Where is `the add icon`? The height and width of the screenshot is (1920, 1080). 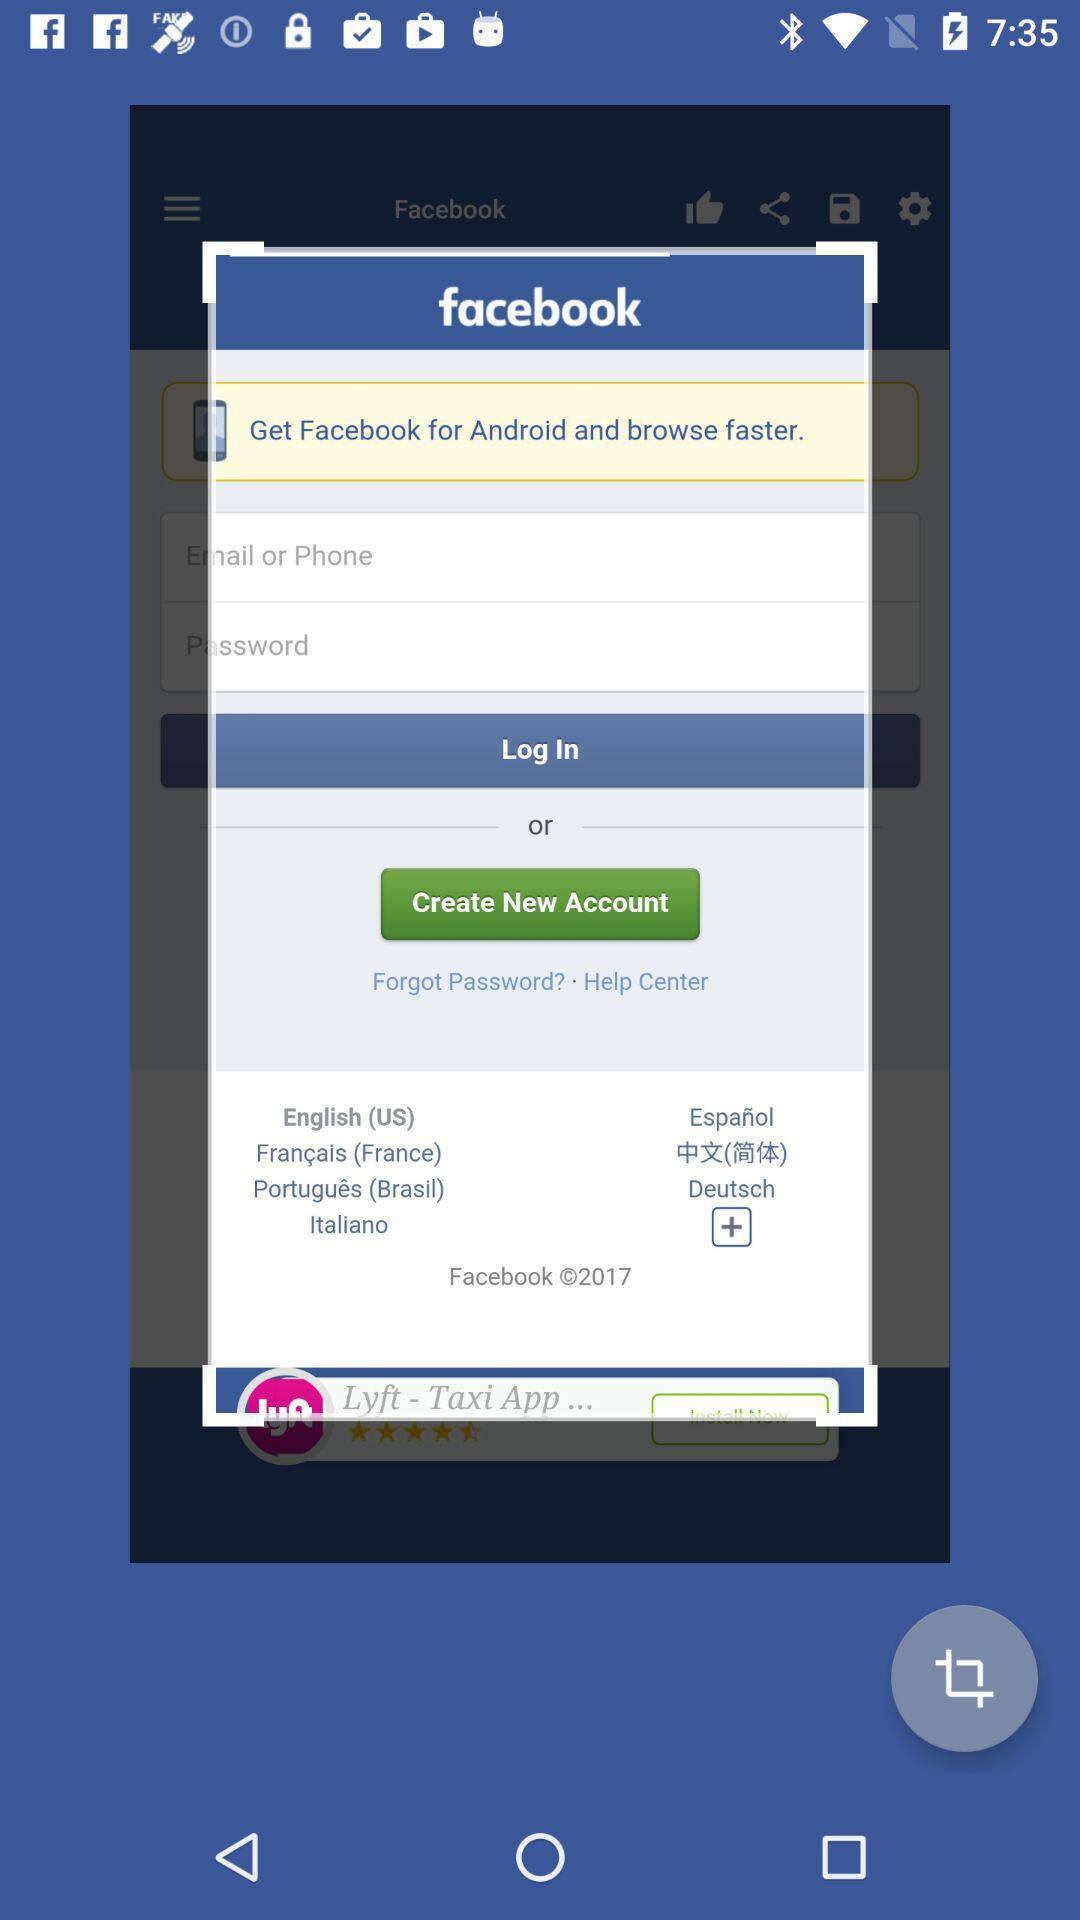 the add icon is located at coordinates (963, 1678).